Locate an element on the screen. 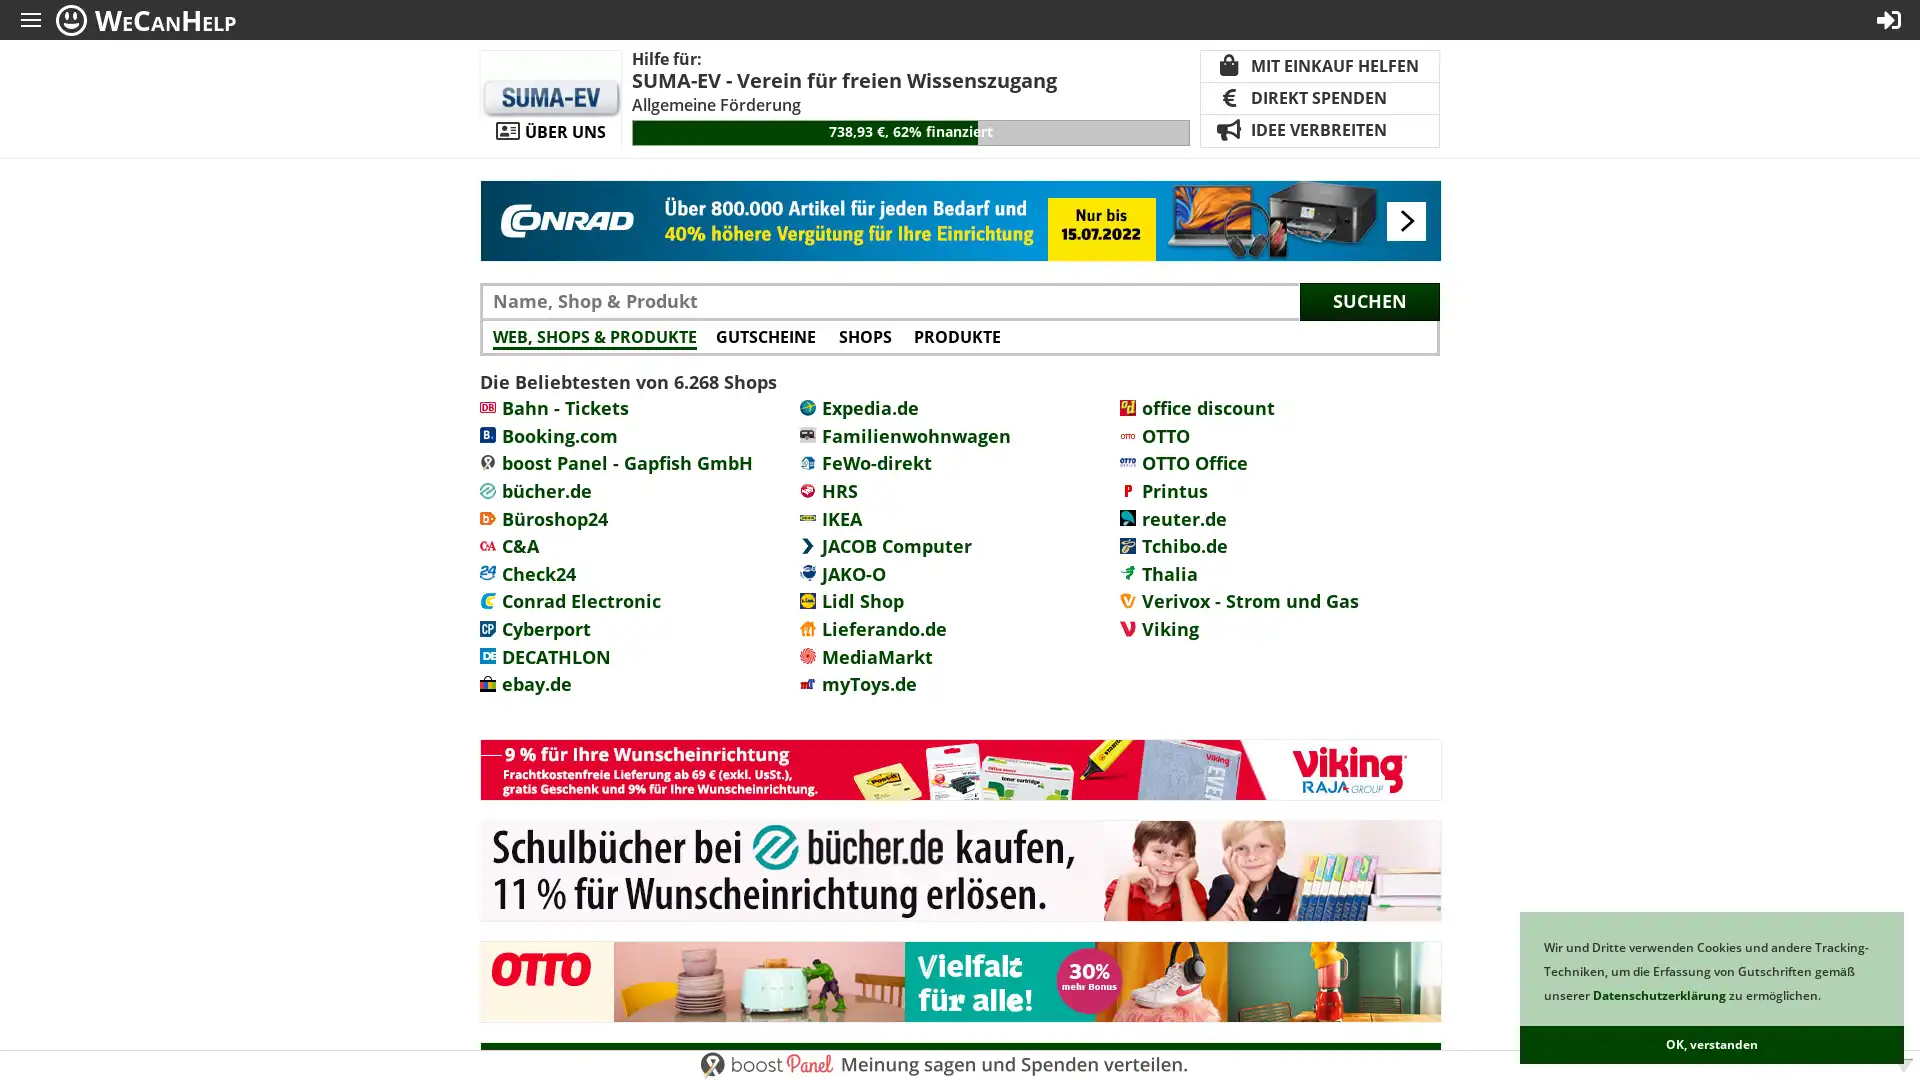 Image resolution: width=1920 pixels, height=1080 pixels. learn more about cookies is located at coordinates (1825, 997).